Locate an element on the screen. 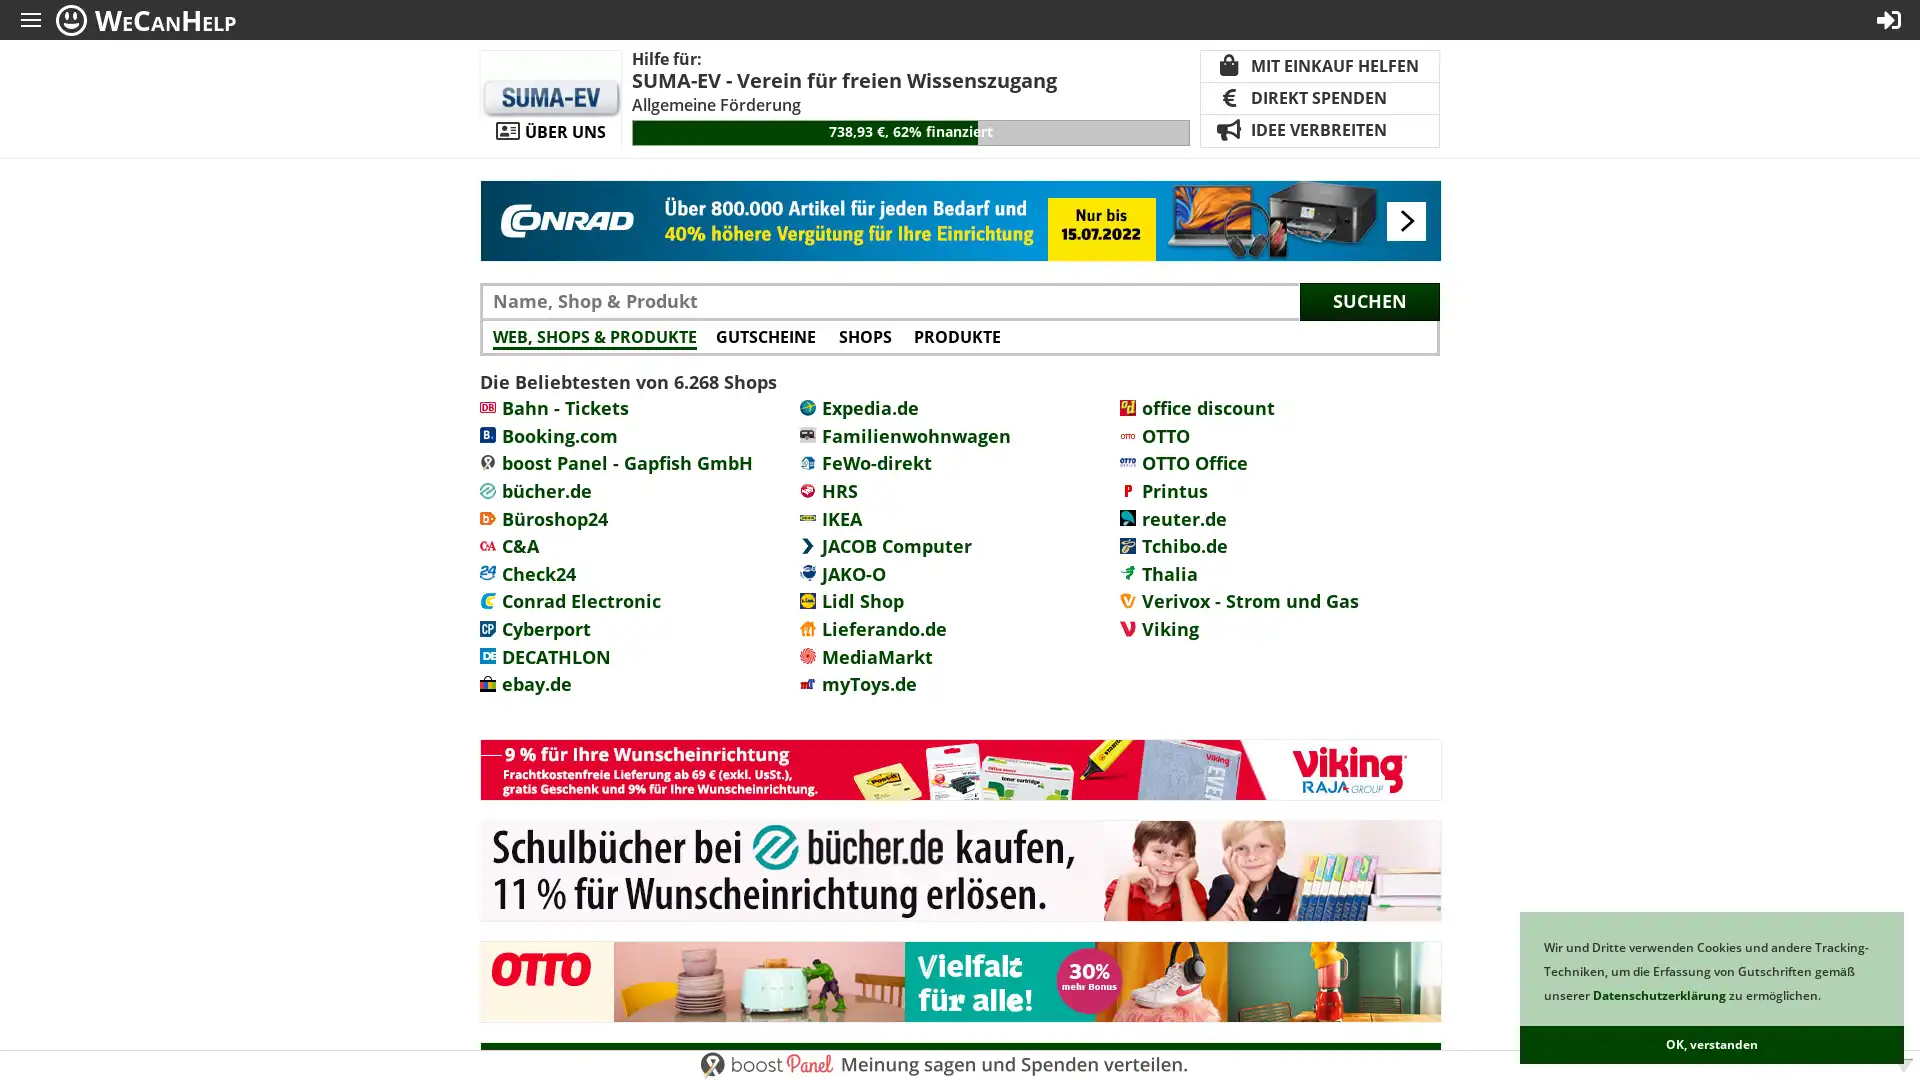 Image resolution: width=1920 pixels, height=1080 pixels. learn more about cookies is located at coordinates (1825, 997).